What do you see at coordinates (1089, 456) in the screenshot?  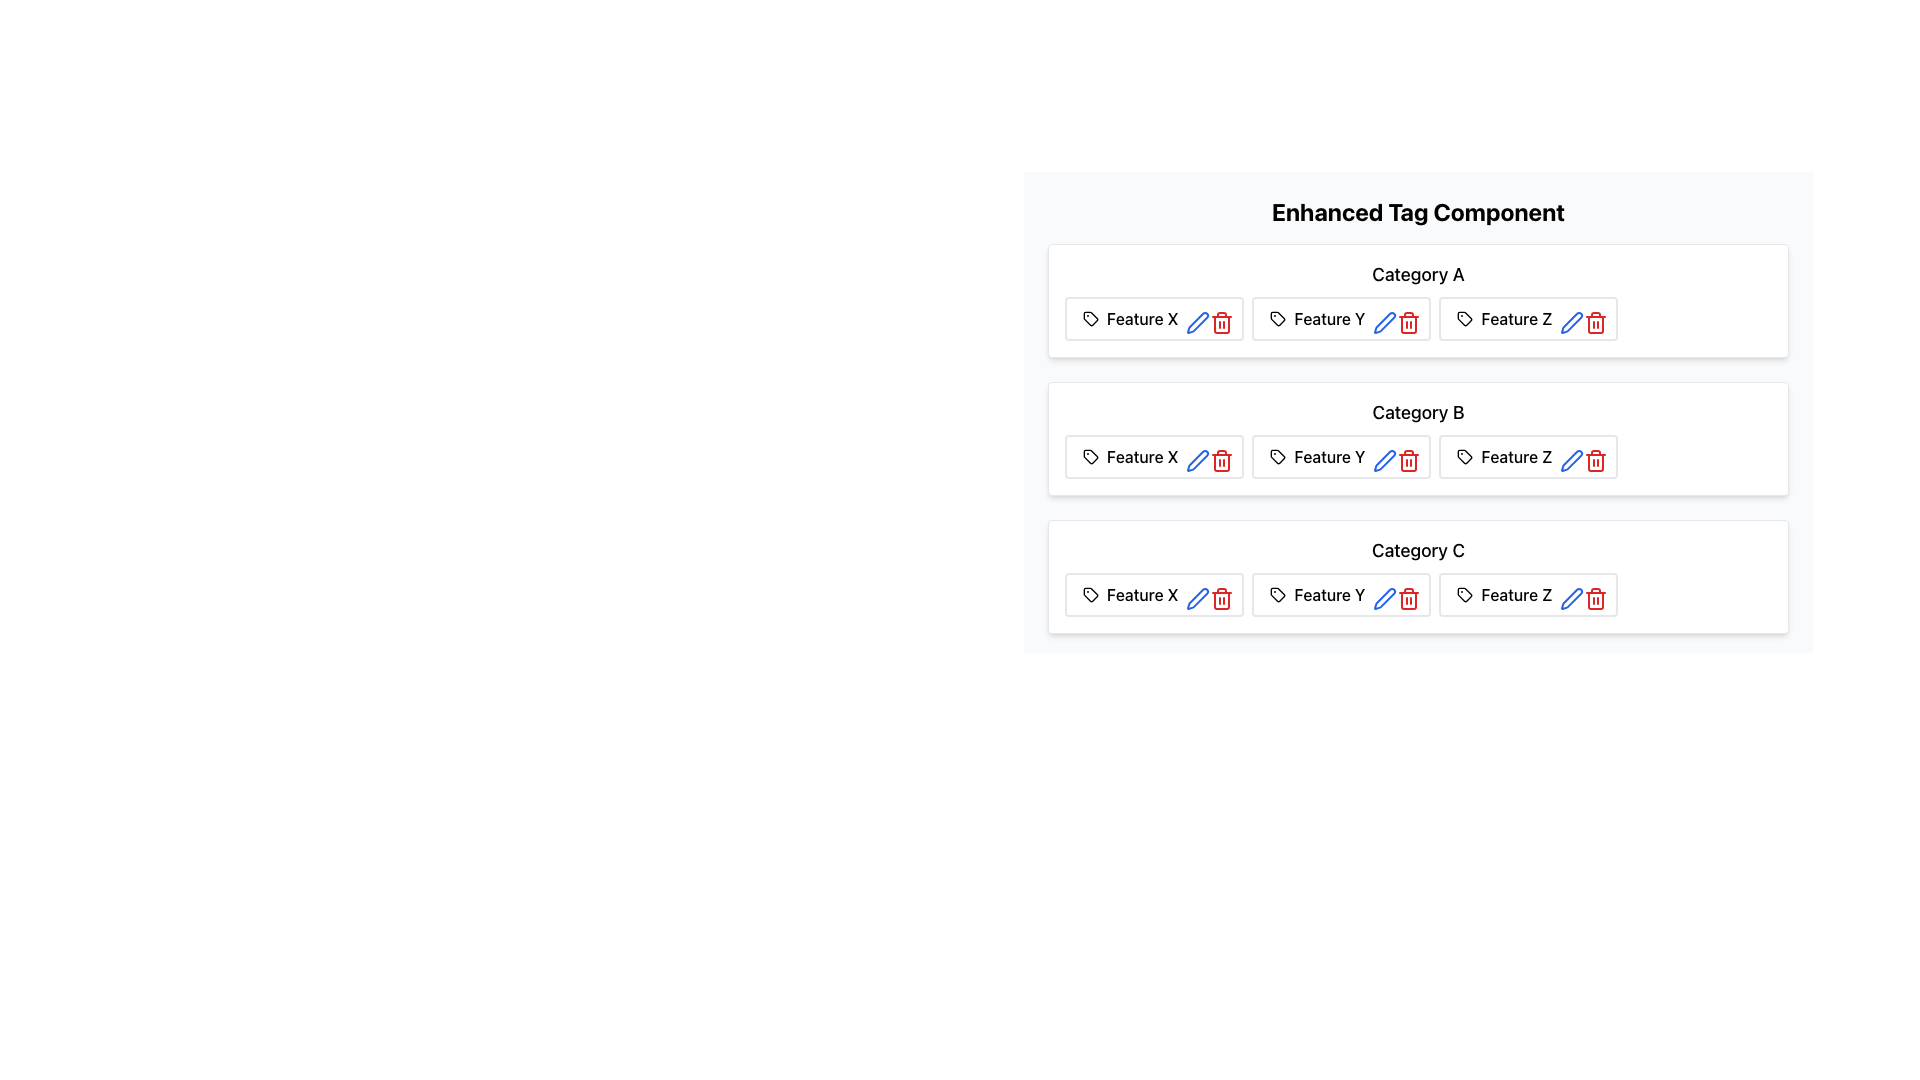 I see `the tag icon styled in black located in the second row under 'Category B', adjacent to 'Feature X'` at bounding box center [1089, 456].